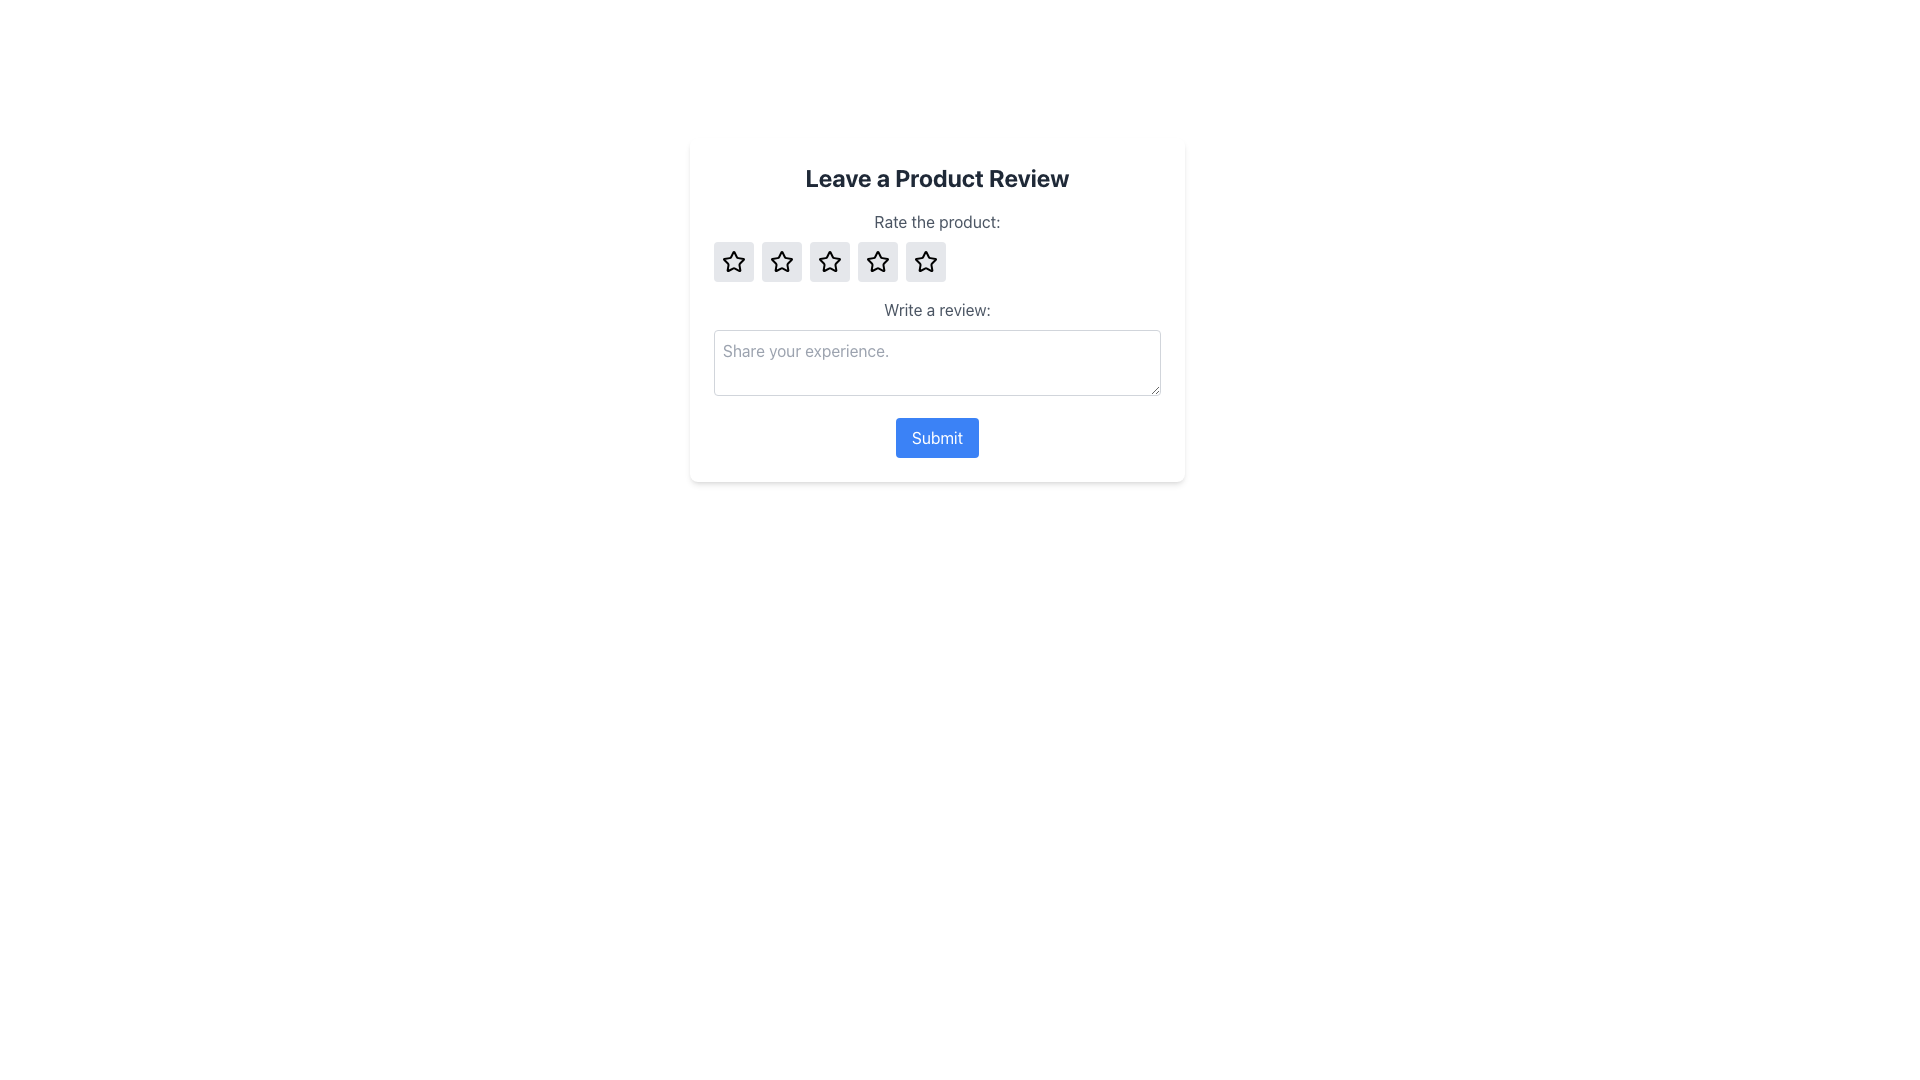  What do you see at coordinates (830, 261) in the screenshot?
I see `the third star-shaped button in the 'Rate the product:' section` at bounding box center [830, 261].